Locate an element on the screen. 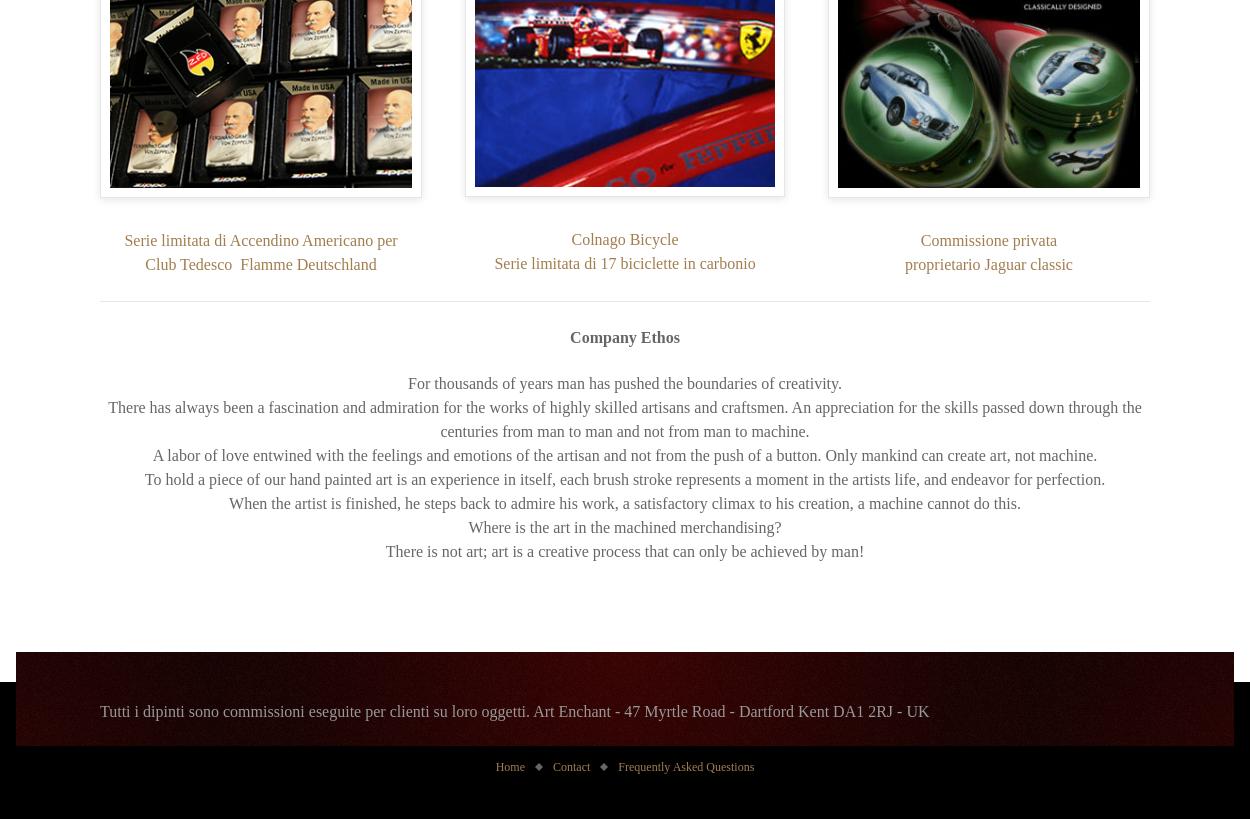 The width and height of the screenshot is (1250, 819). 'Commissione privata' is located at coordinates (987, 239).